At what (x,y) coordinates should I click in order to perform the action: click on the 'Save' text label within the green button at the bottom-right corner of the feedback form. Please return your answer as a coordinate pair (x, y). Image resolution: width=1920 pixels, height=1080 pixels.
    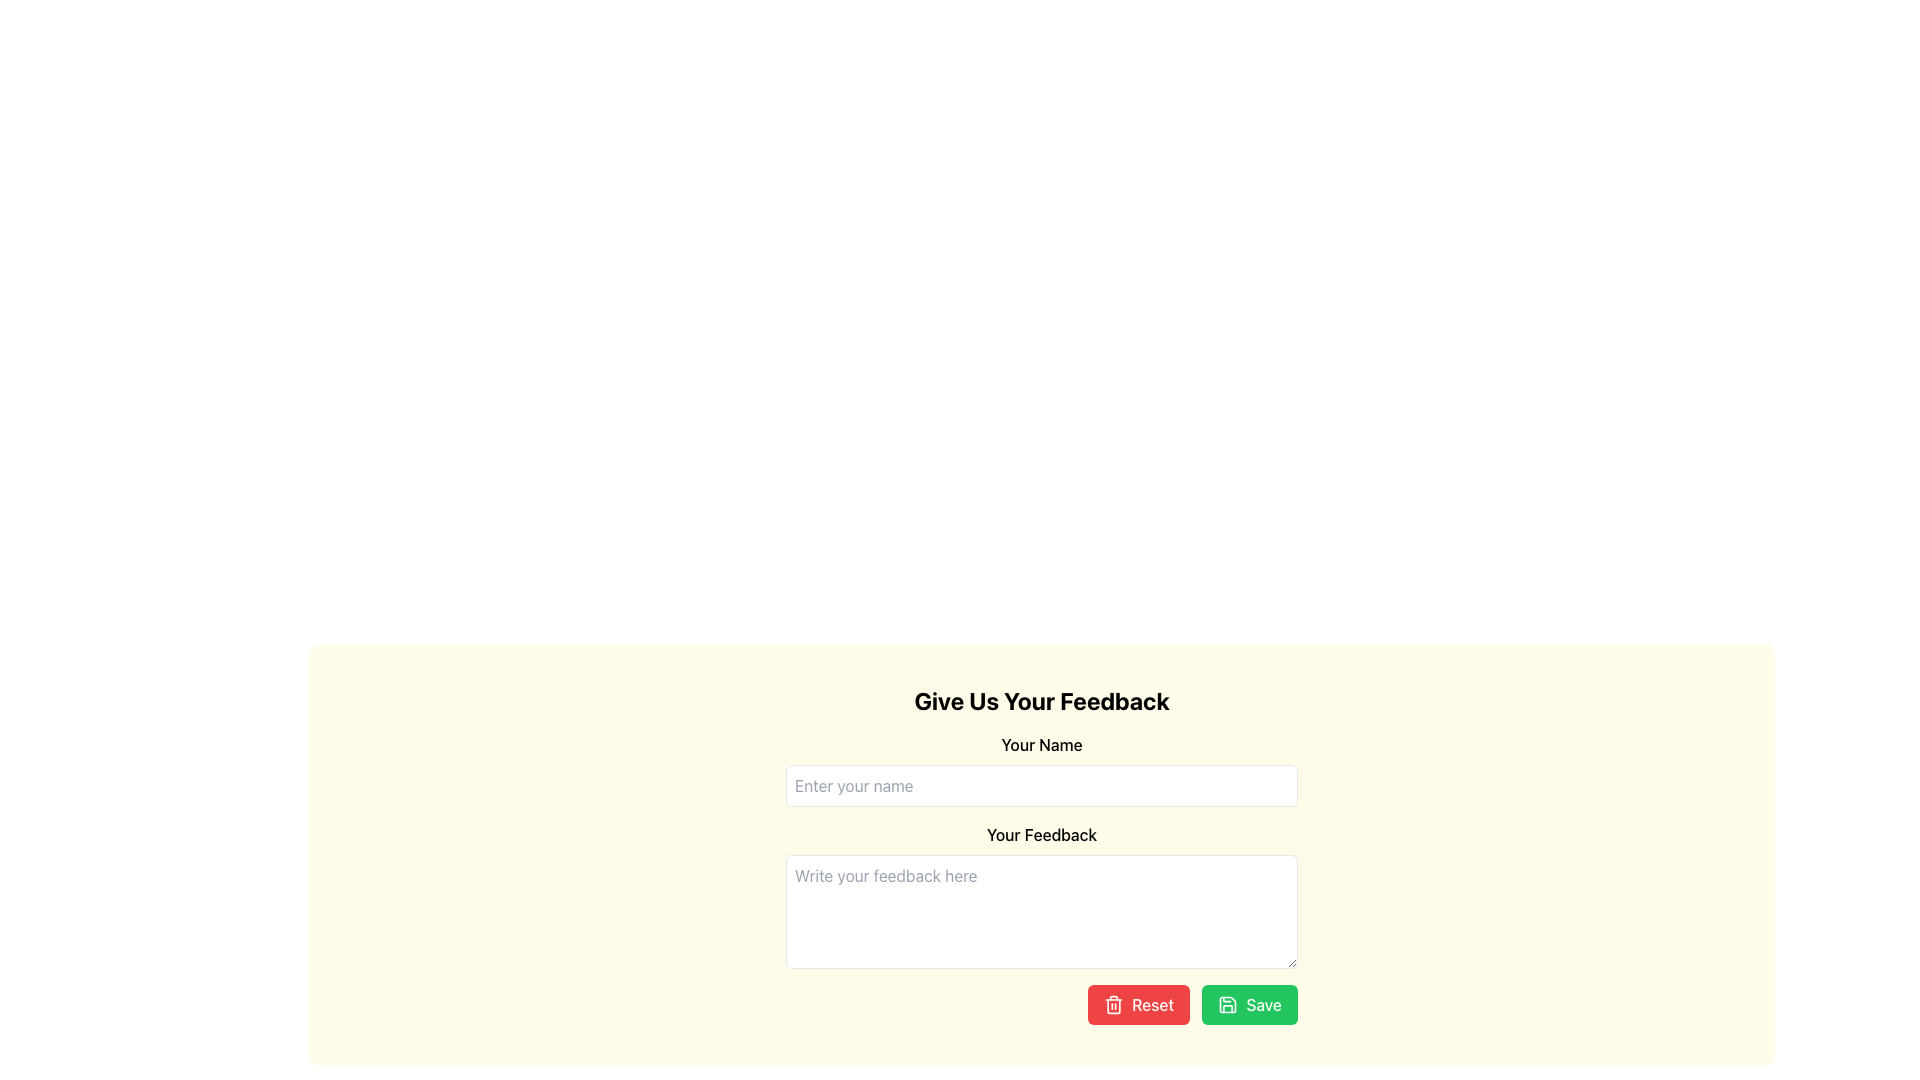
    Looking at the image, I should click on (1263, 1005).